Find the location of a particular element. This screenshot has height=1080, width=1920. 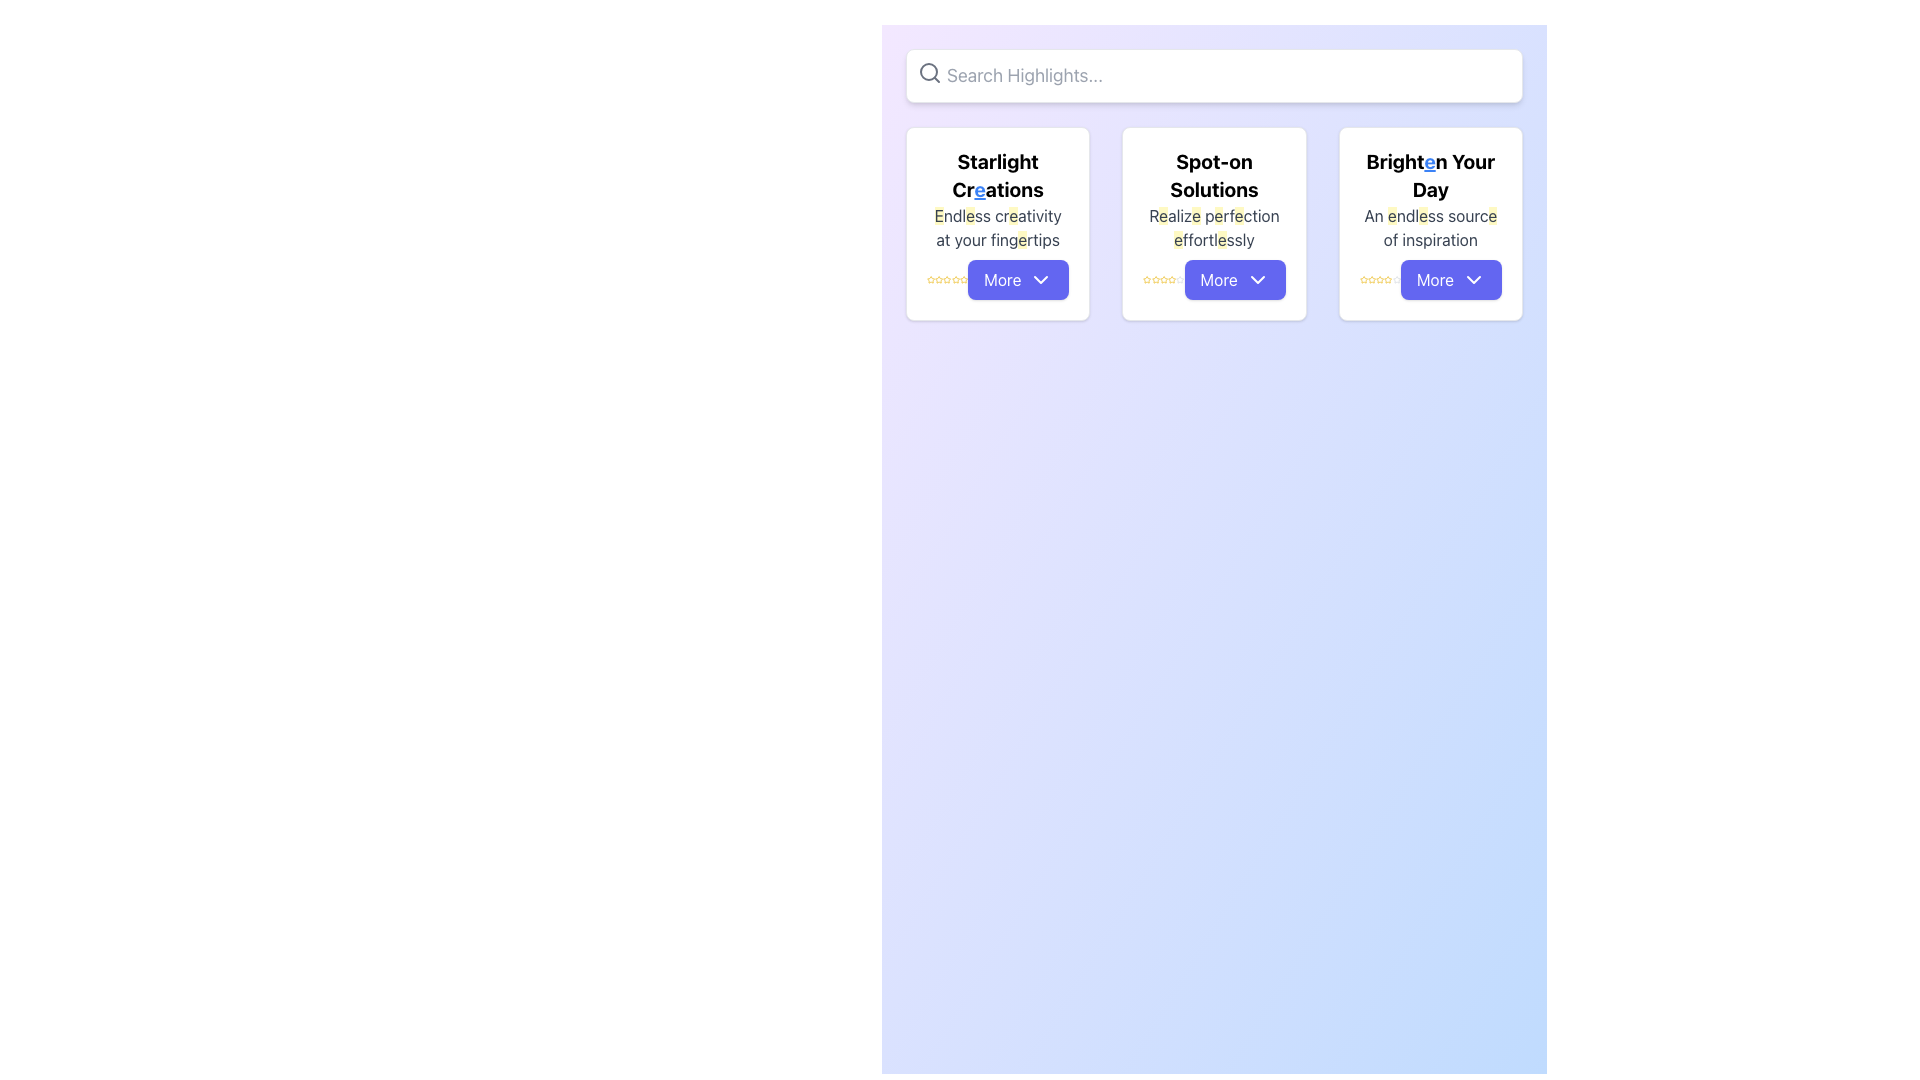

the rectangular button with rounded corners labeled 'More' located at the bottom of the 'Brighten Your Day' card is located at coordinates (1451, 280).